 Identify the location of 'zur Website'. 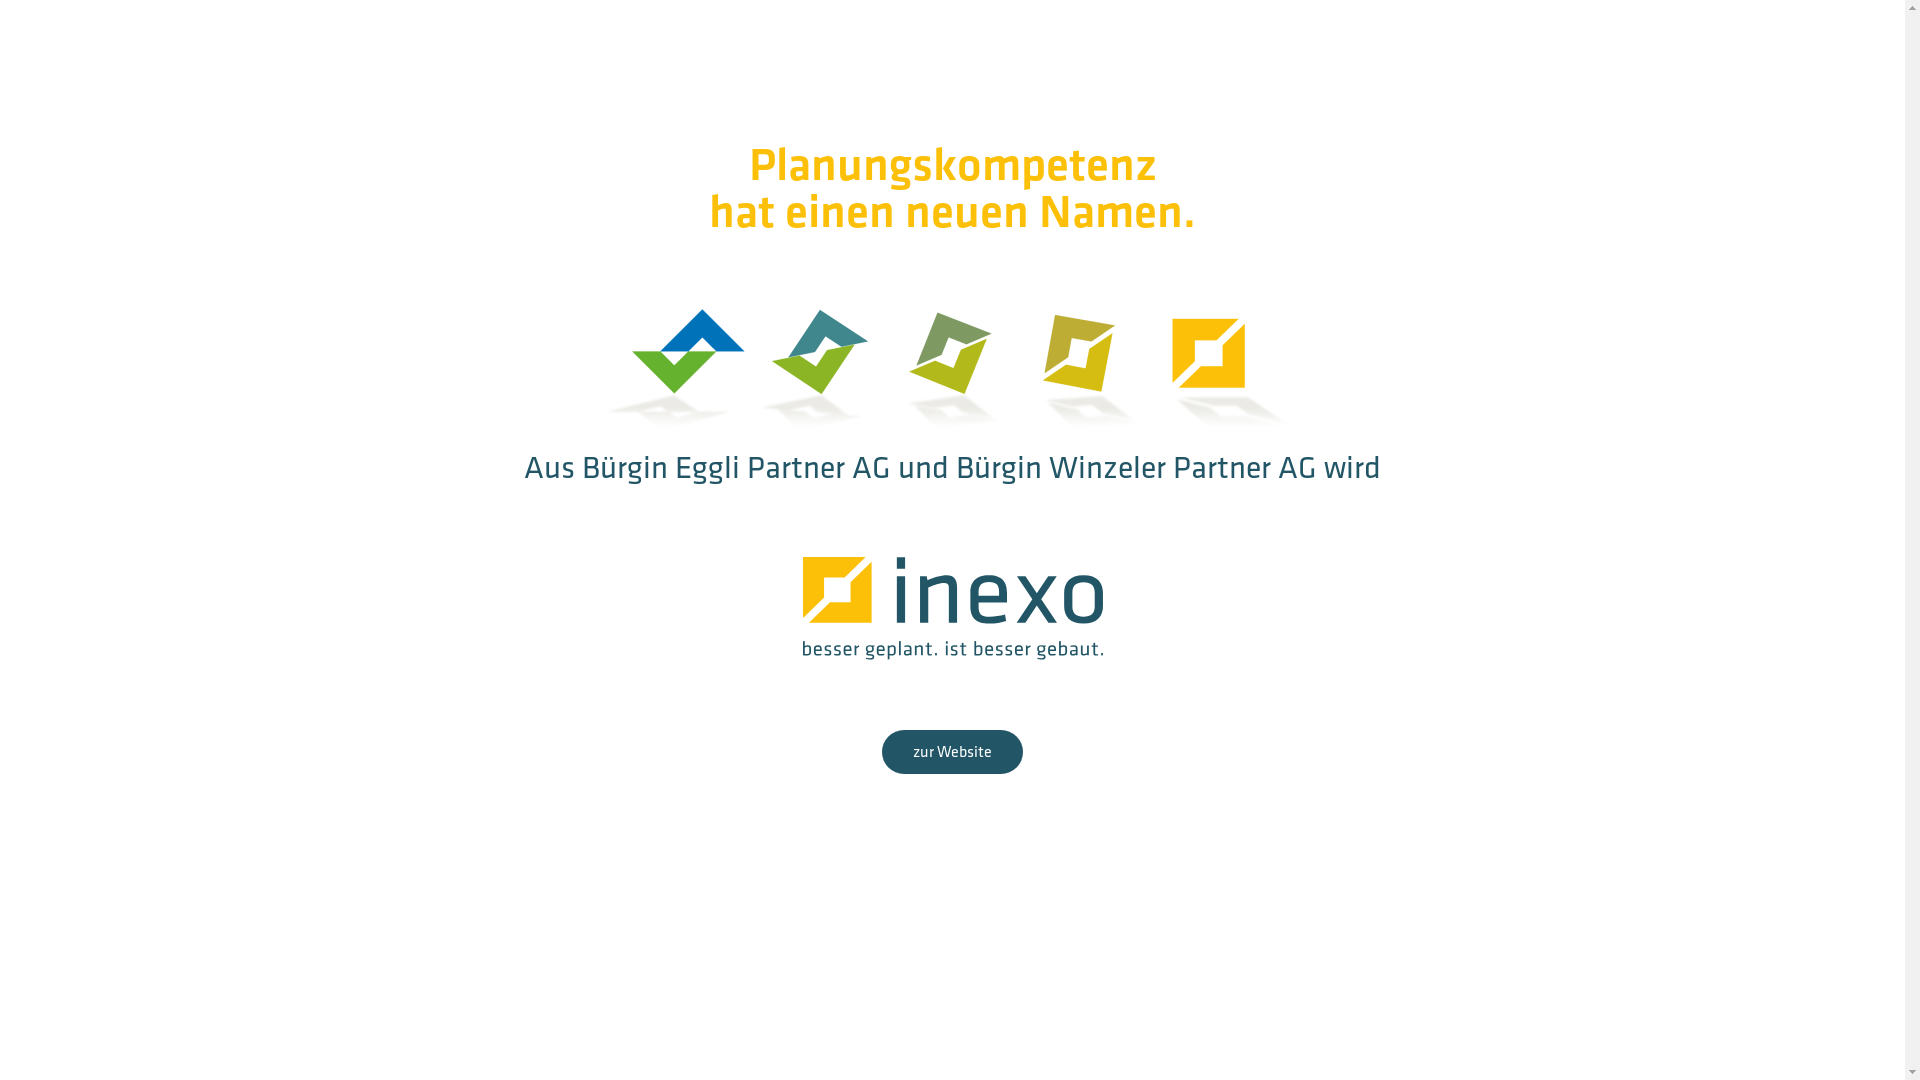
(881, 752).